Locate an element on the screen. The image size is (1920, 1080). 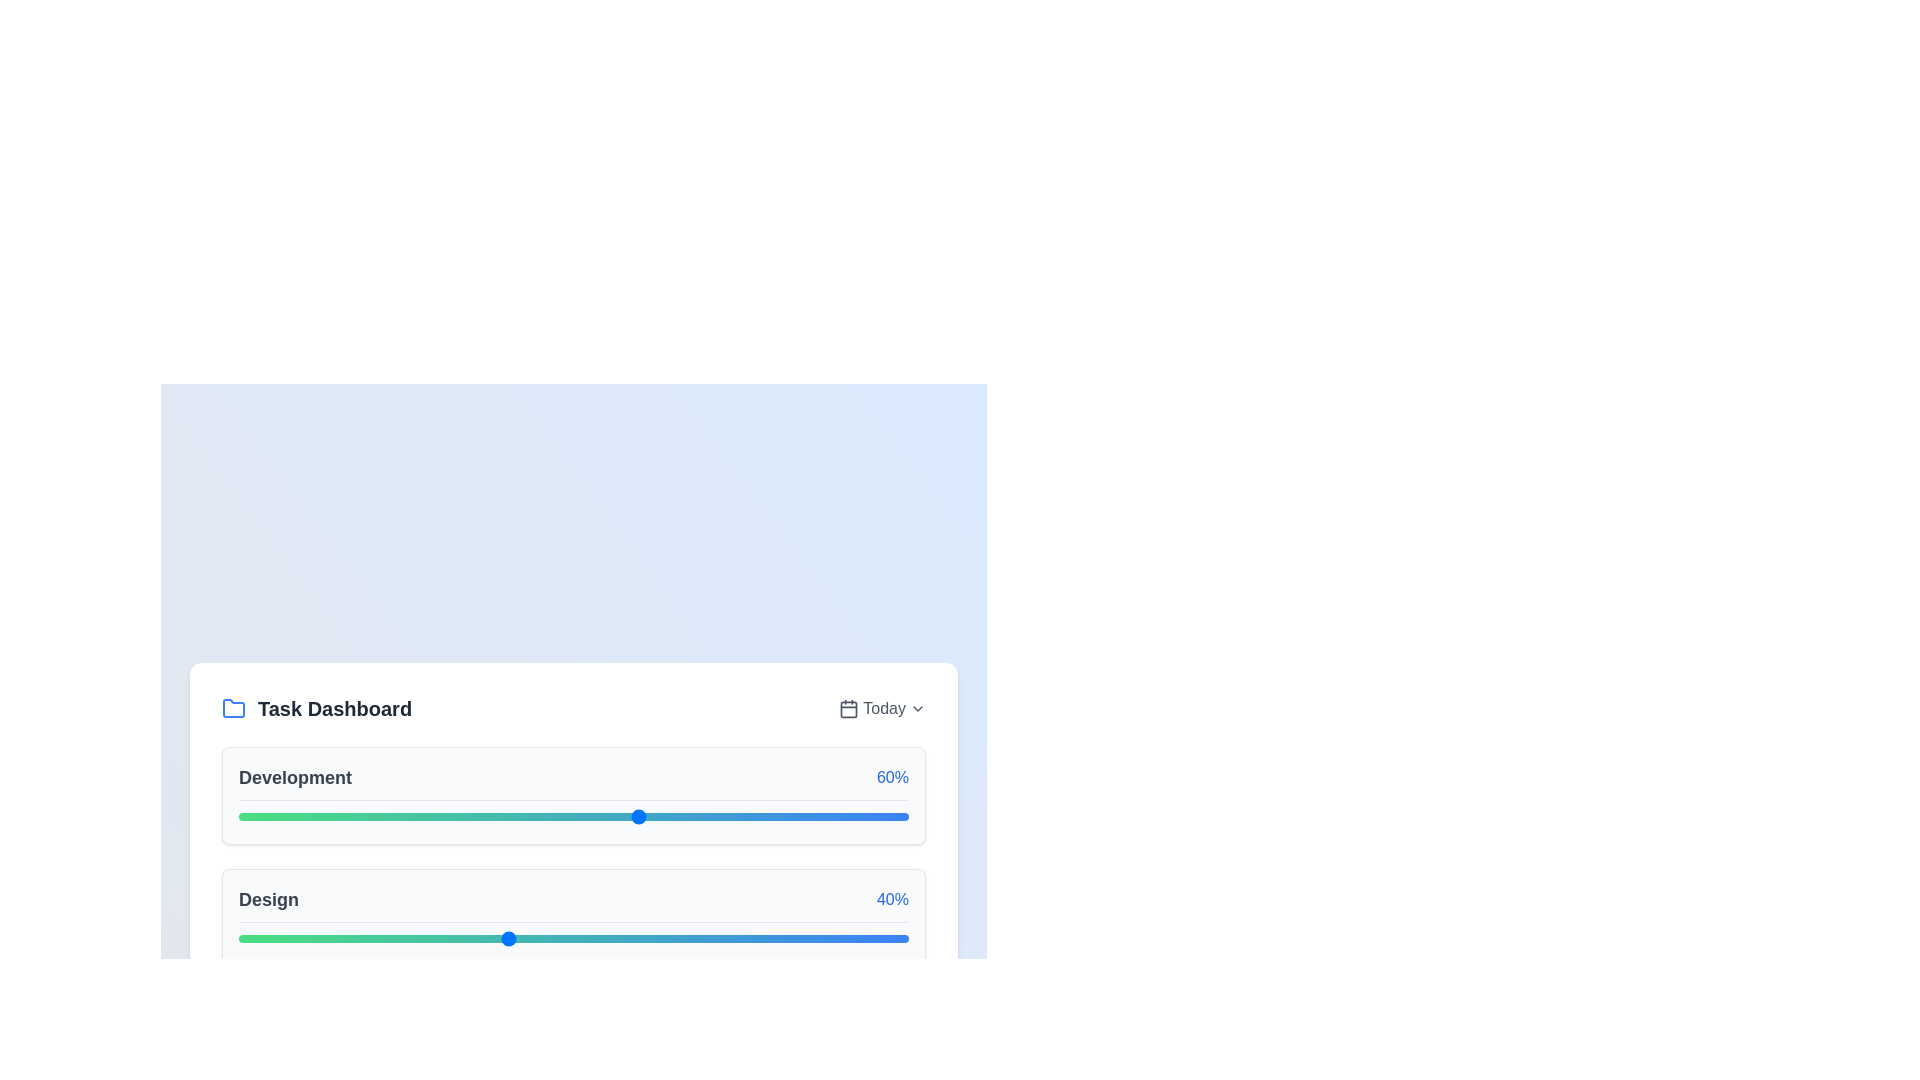
the slider value is located at coordinates (533, 1059).